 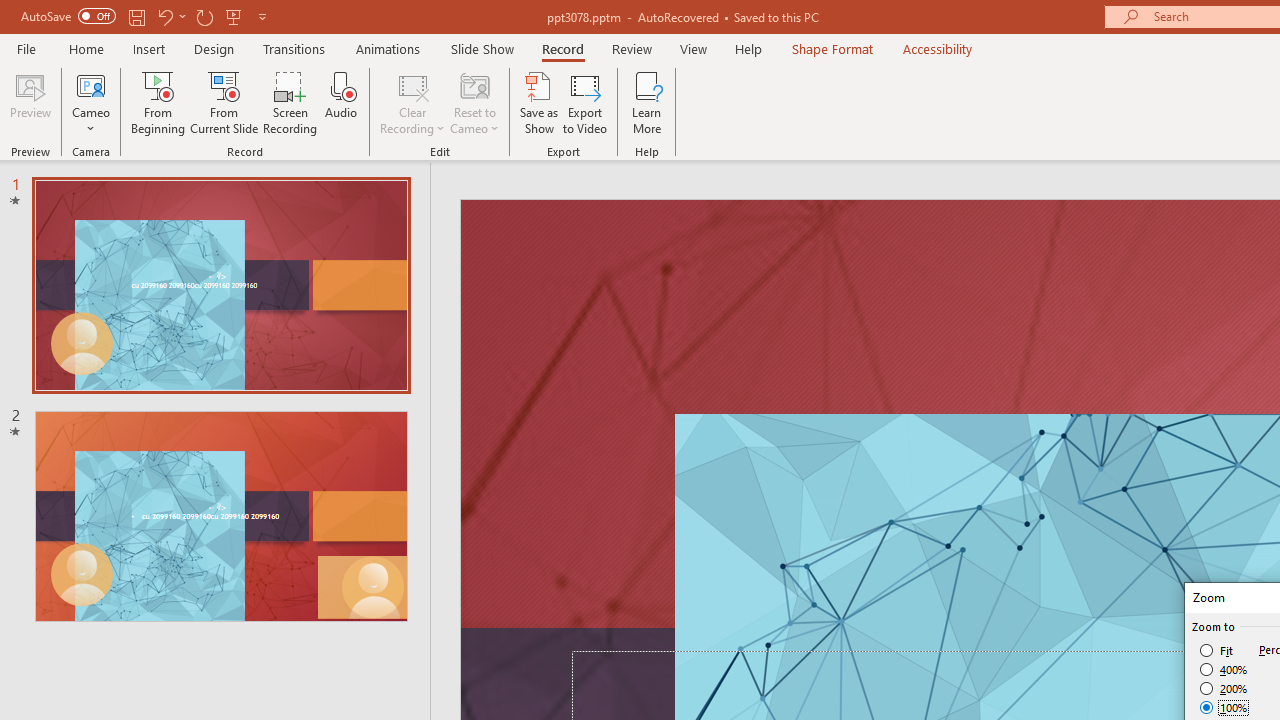 What do you see at coordinates (1223, 706) in the screenshot?
I see `'100%'` at bounding box center [1223, 706].